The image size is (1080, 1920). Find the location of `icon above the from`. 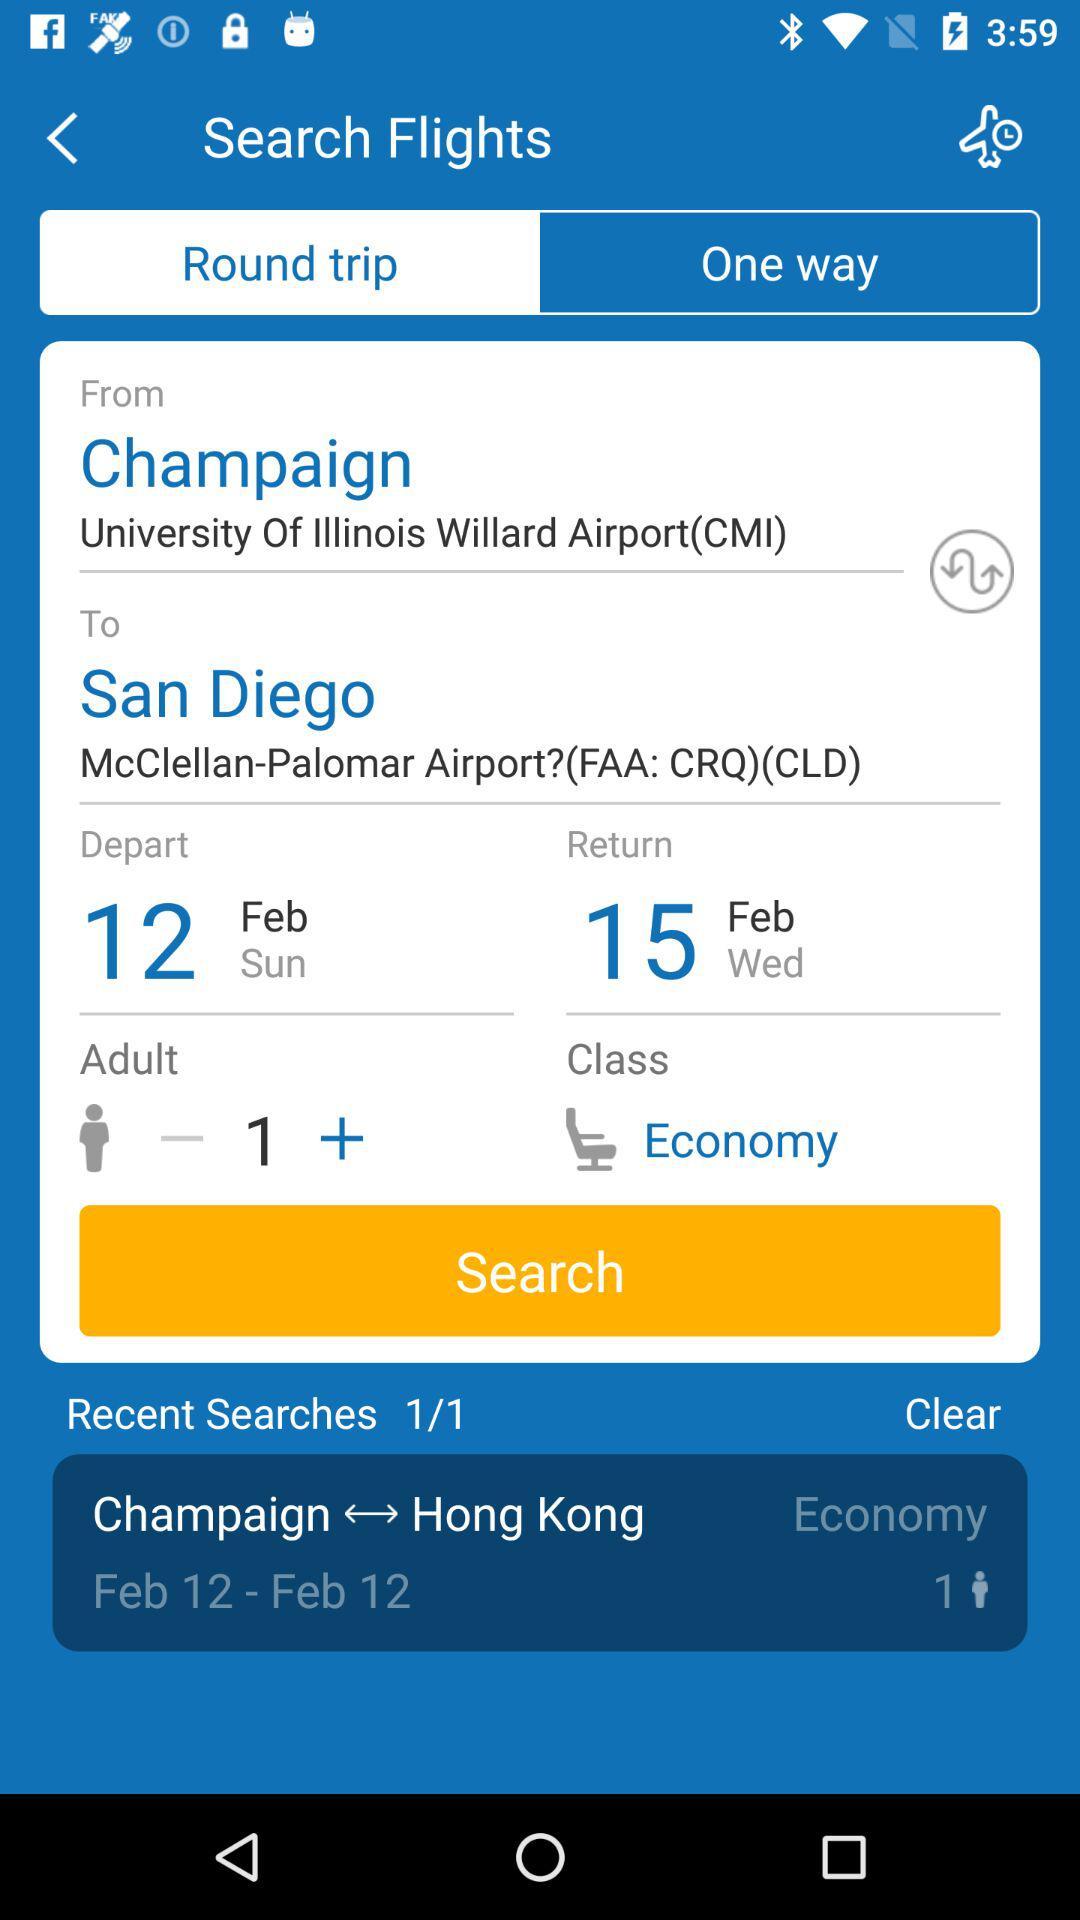

icon above the from is located at coordinates (789, 261).